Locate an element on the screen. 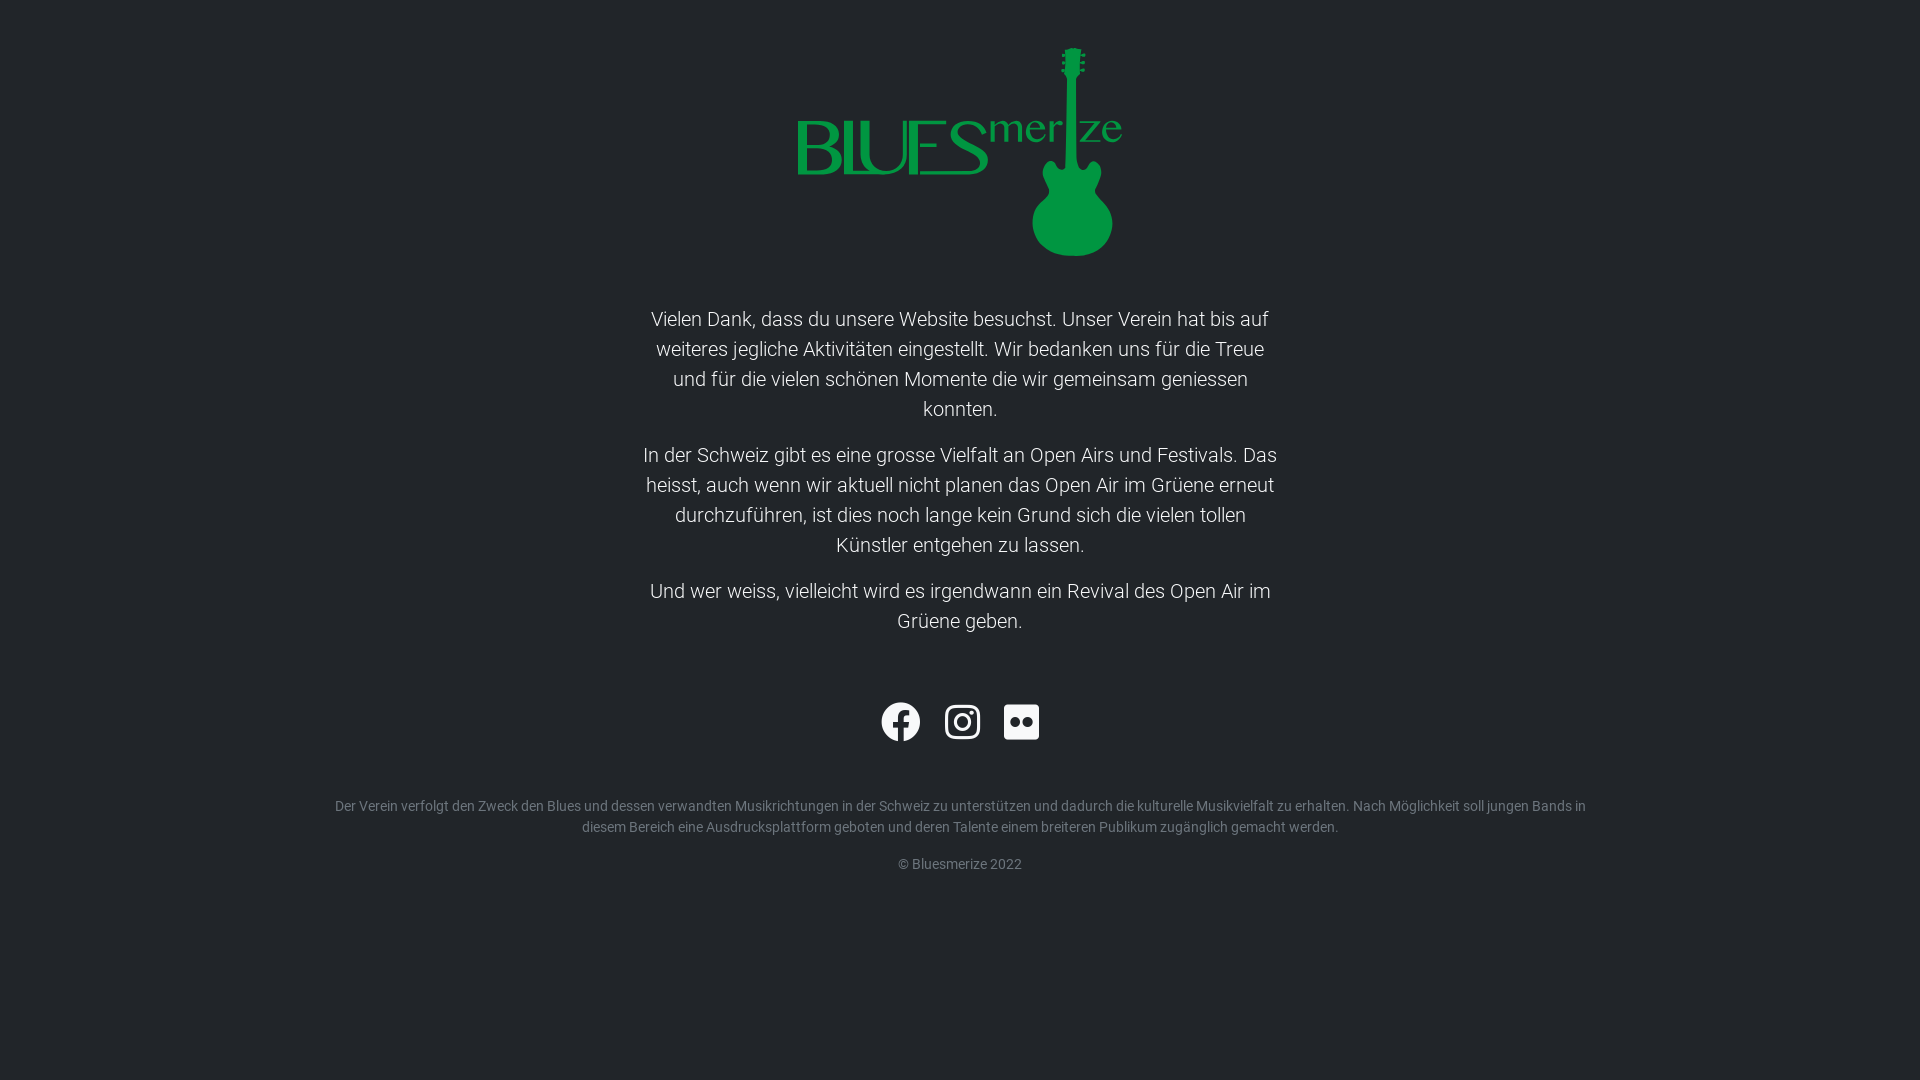 This screenshot has width=1920, height=1080. 'Flickr' is located at coordinates (1021, 724).